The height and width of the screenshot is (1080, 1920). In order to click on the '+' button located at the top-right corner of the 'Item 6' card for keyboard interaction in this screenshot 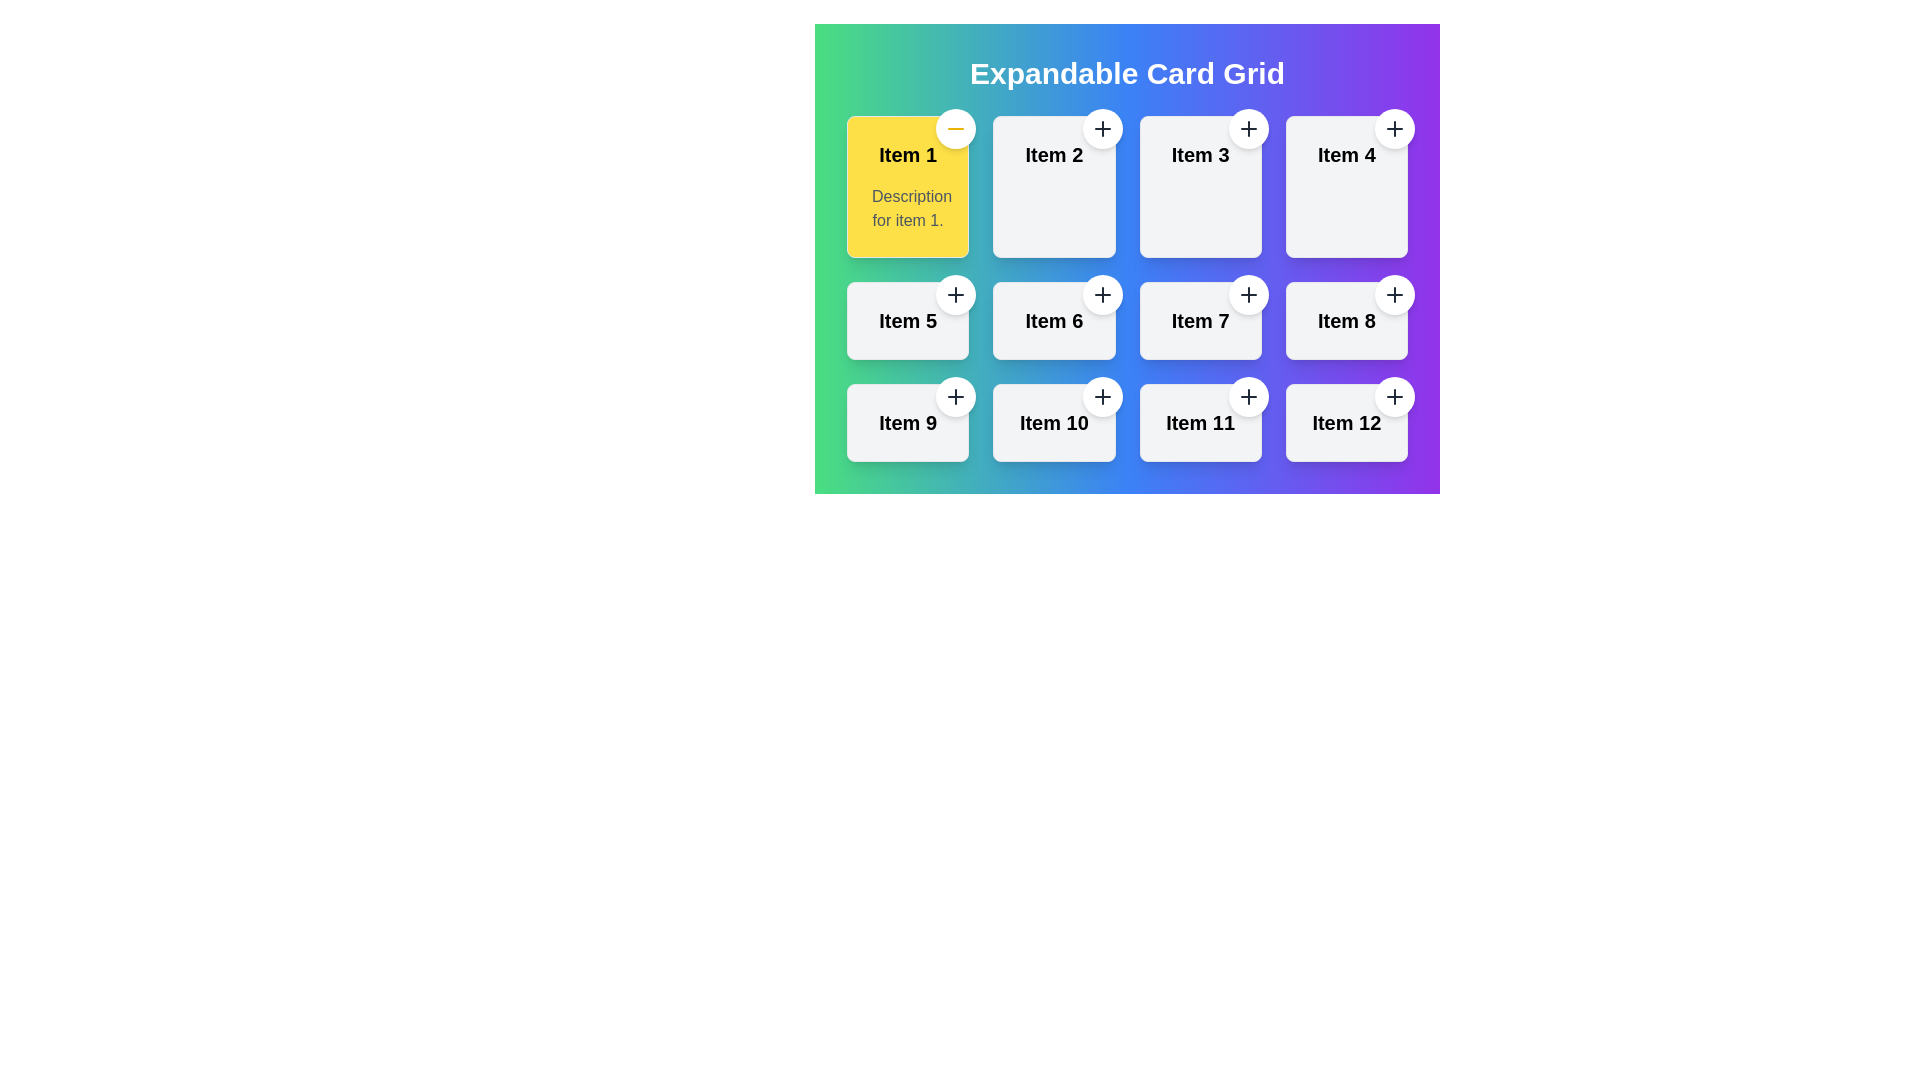, I will do `click(1101, 294)`.